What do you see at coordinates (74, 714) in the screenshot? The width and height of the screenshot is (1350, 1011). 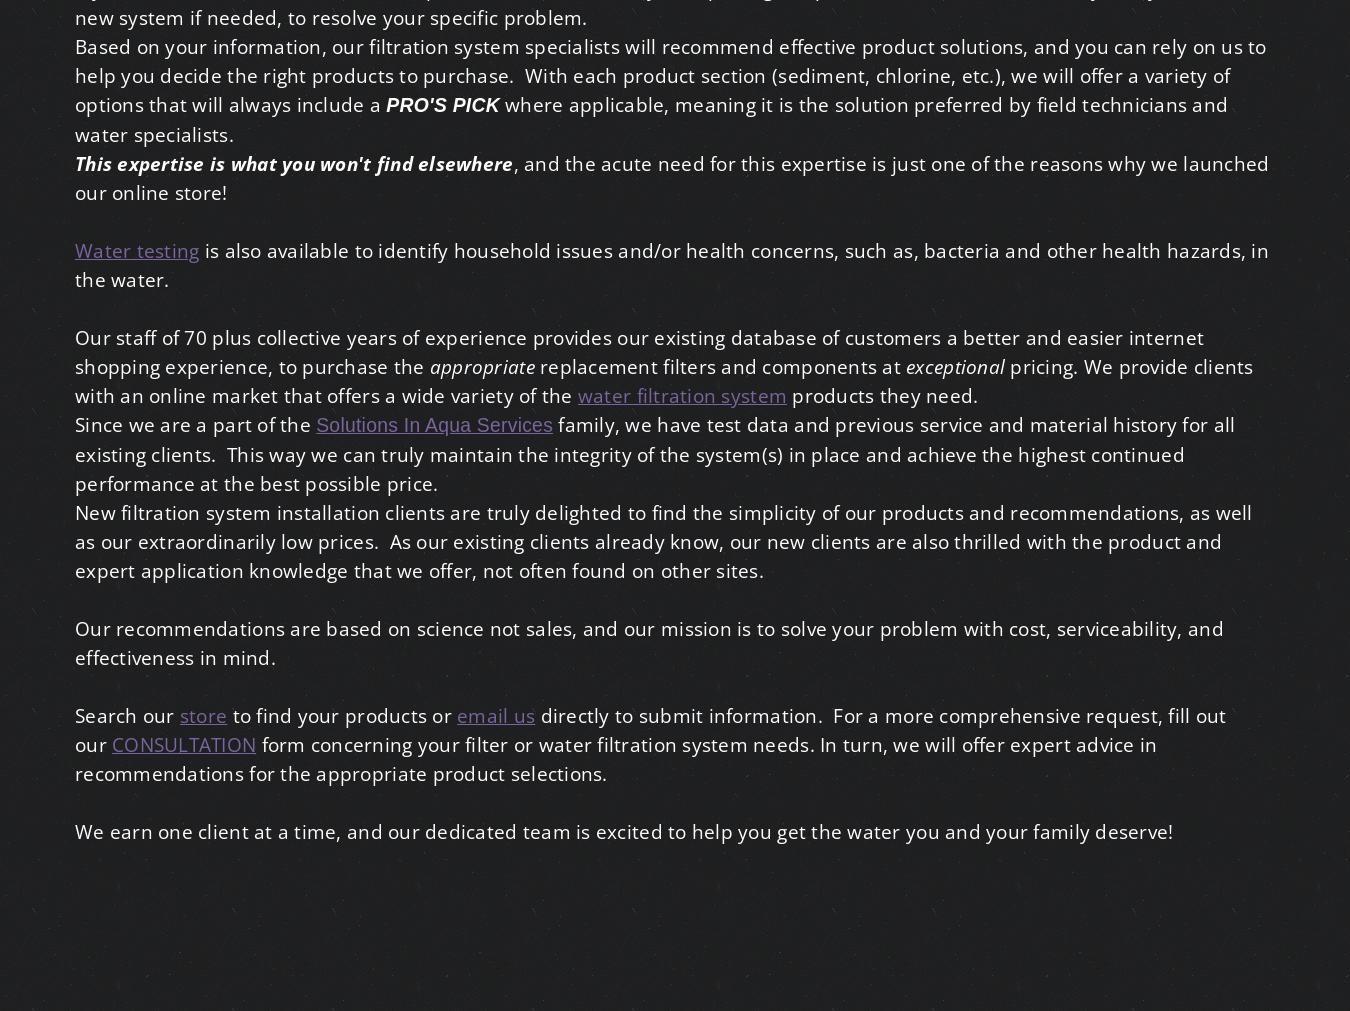 I see `'Search our'` at bounding box center [74, 714].